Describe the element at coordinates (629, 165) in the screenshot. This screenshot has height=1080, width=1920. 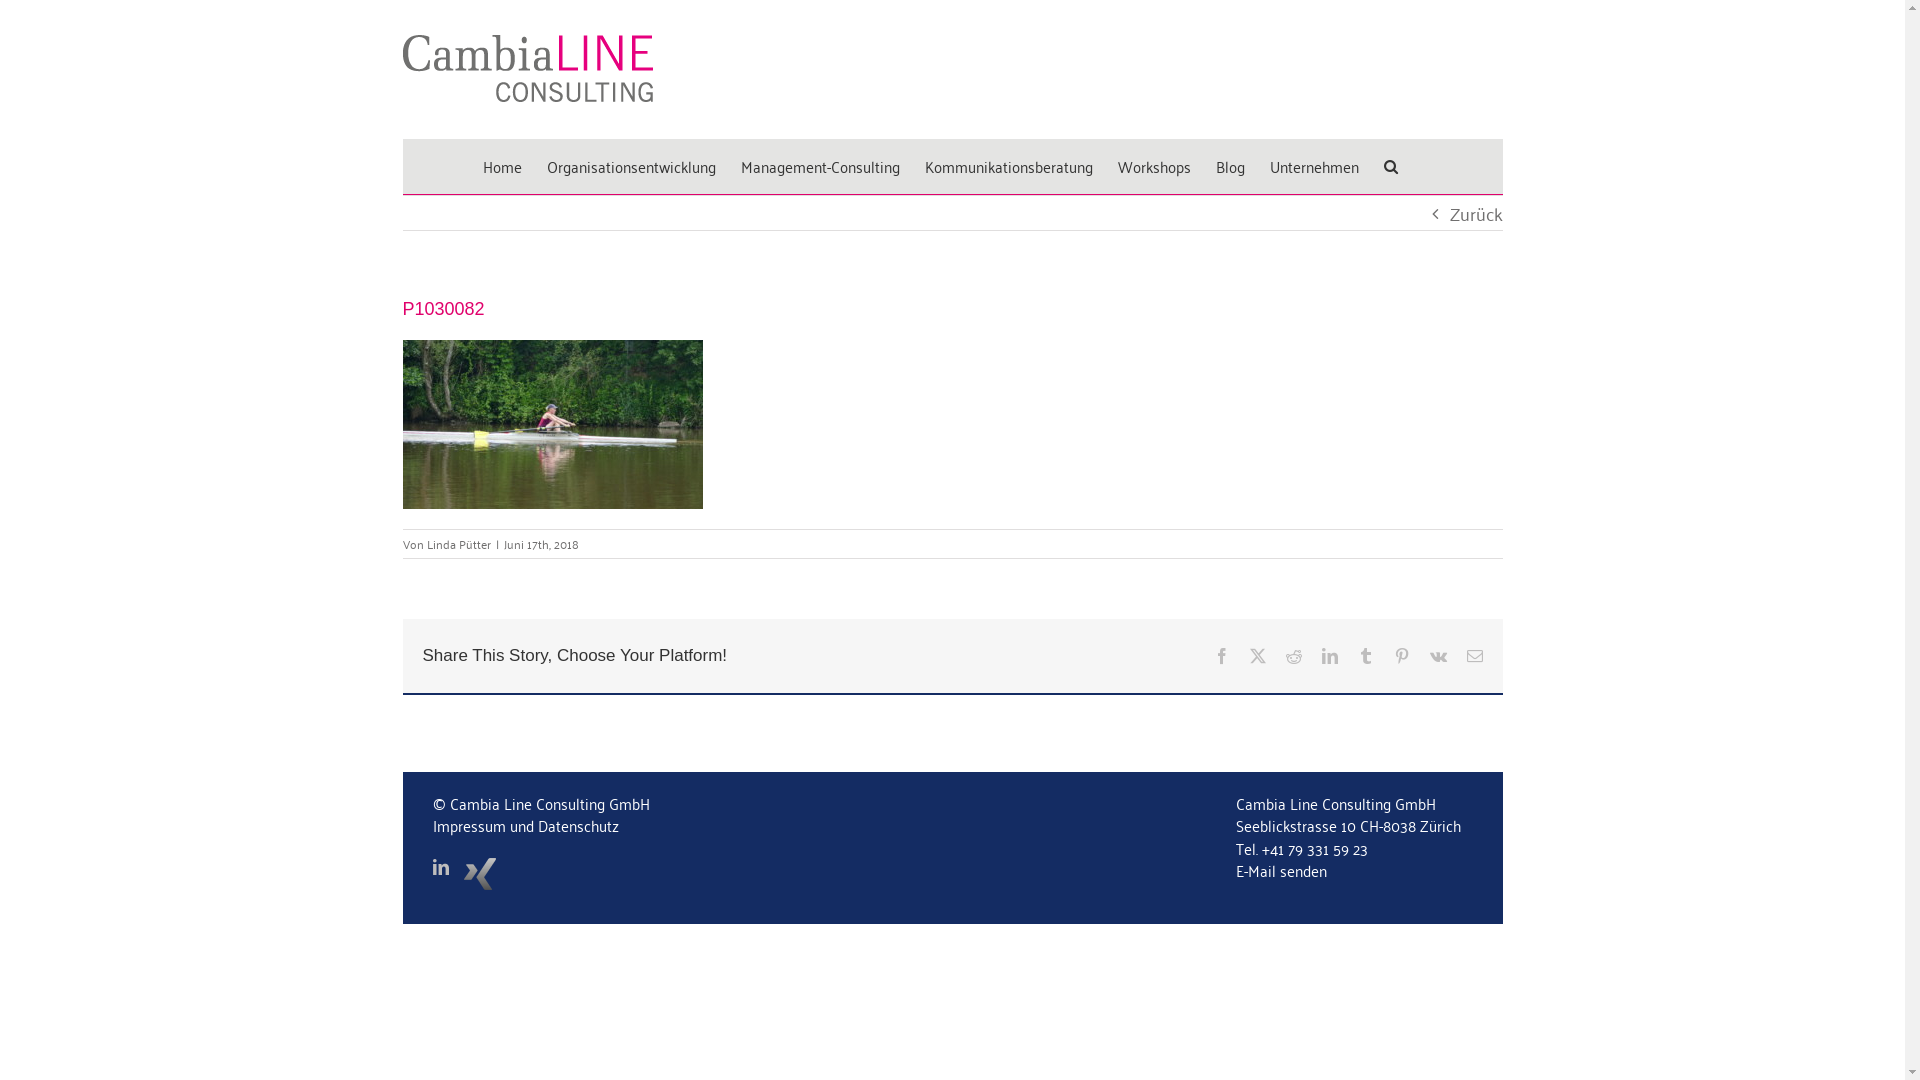
I see `'Organisationsentwicklung'` at that location.